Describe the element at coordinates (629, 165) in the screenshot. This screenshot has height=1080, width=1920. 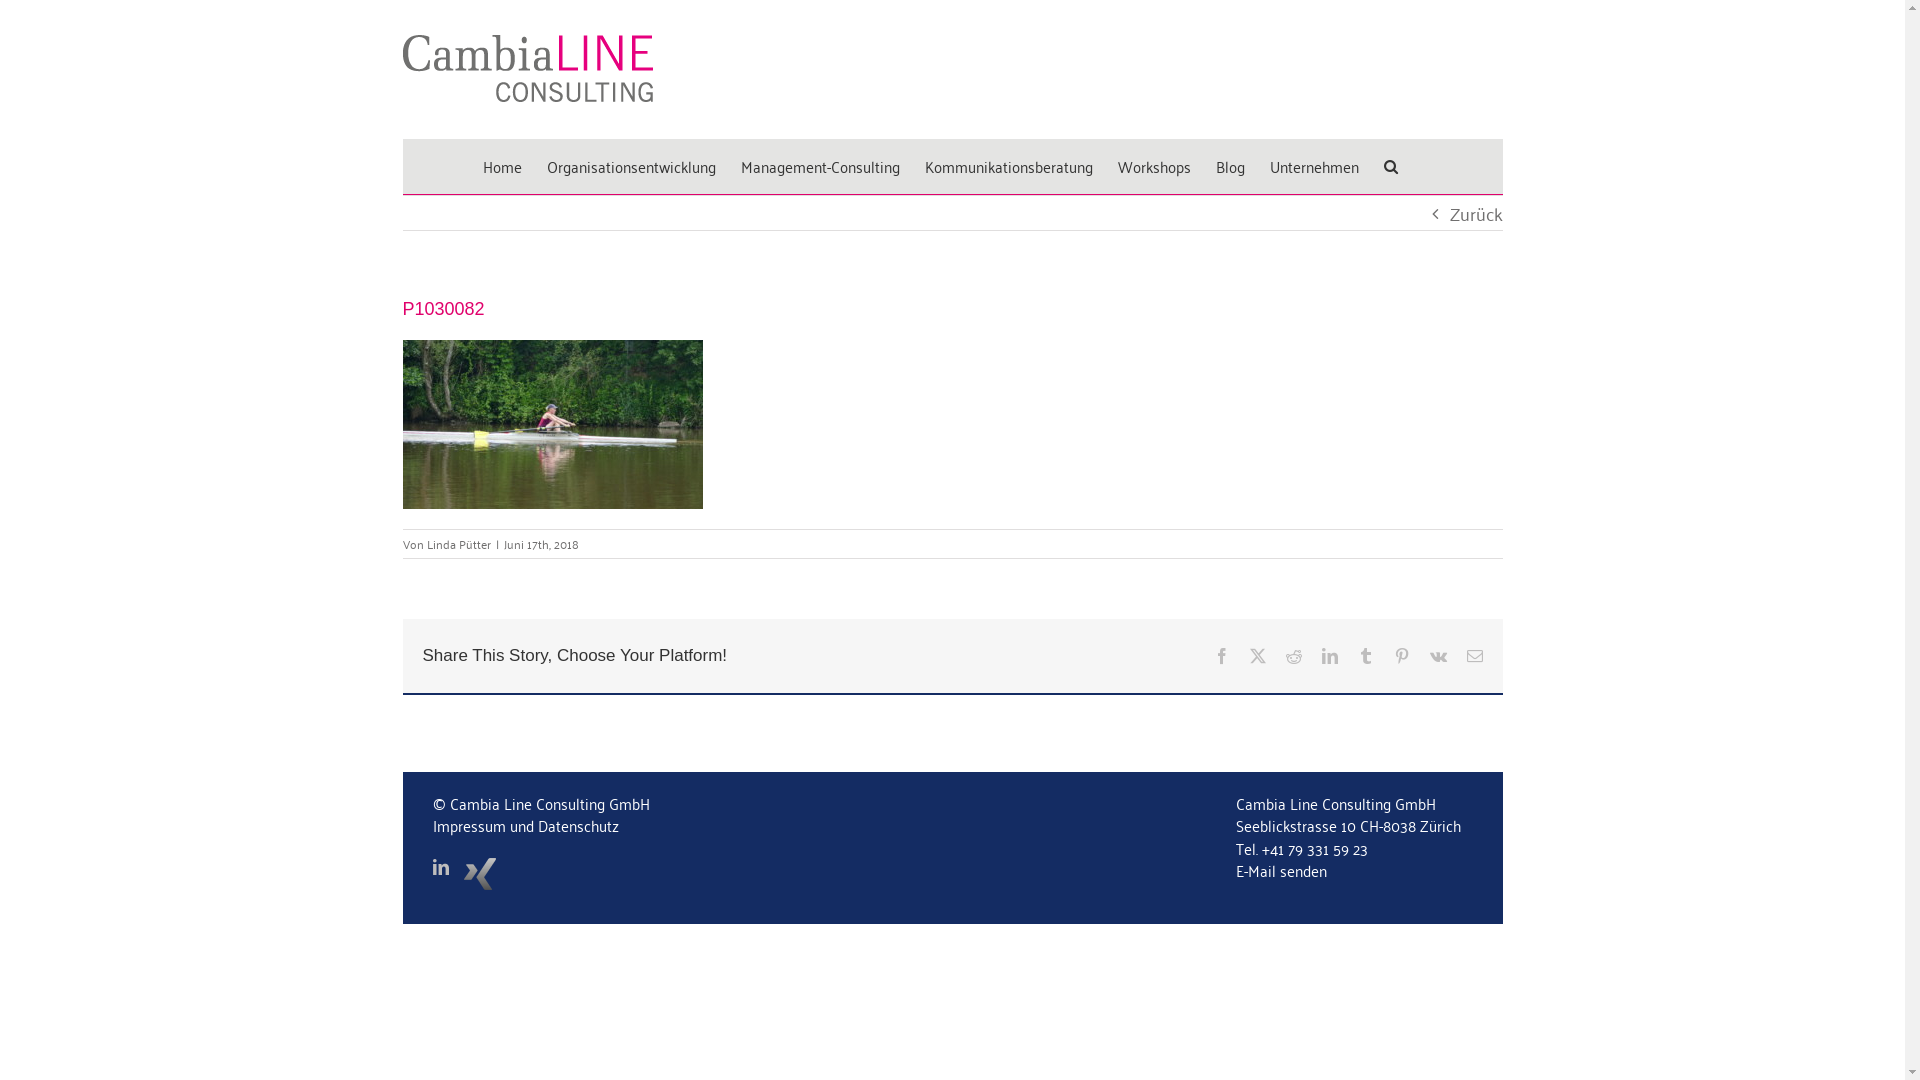
I see `'Organisationsentwicklung'` at that location.